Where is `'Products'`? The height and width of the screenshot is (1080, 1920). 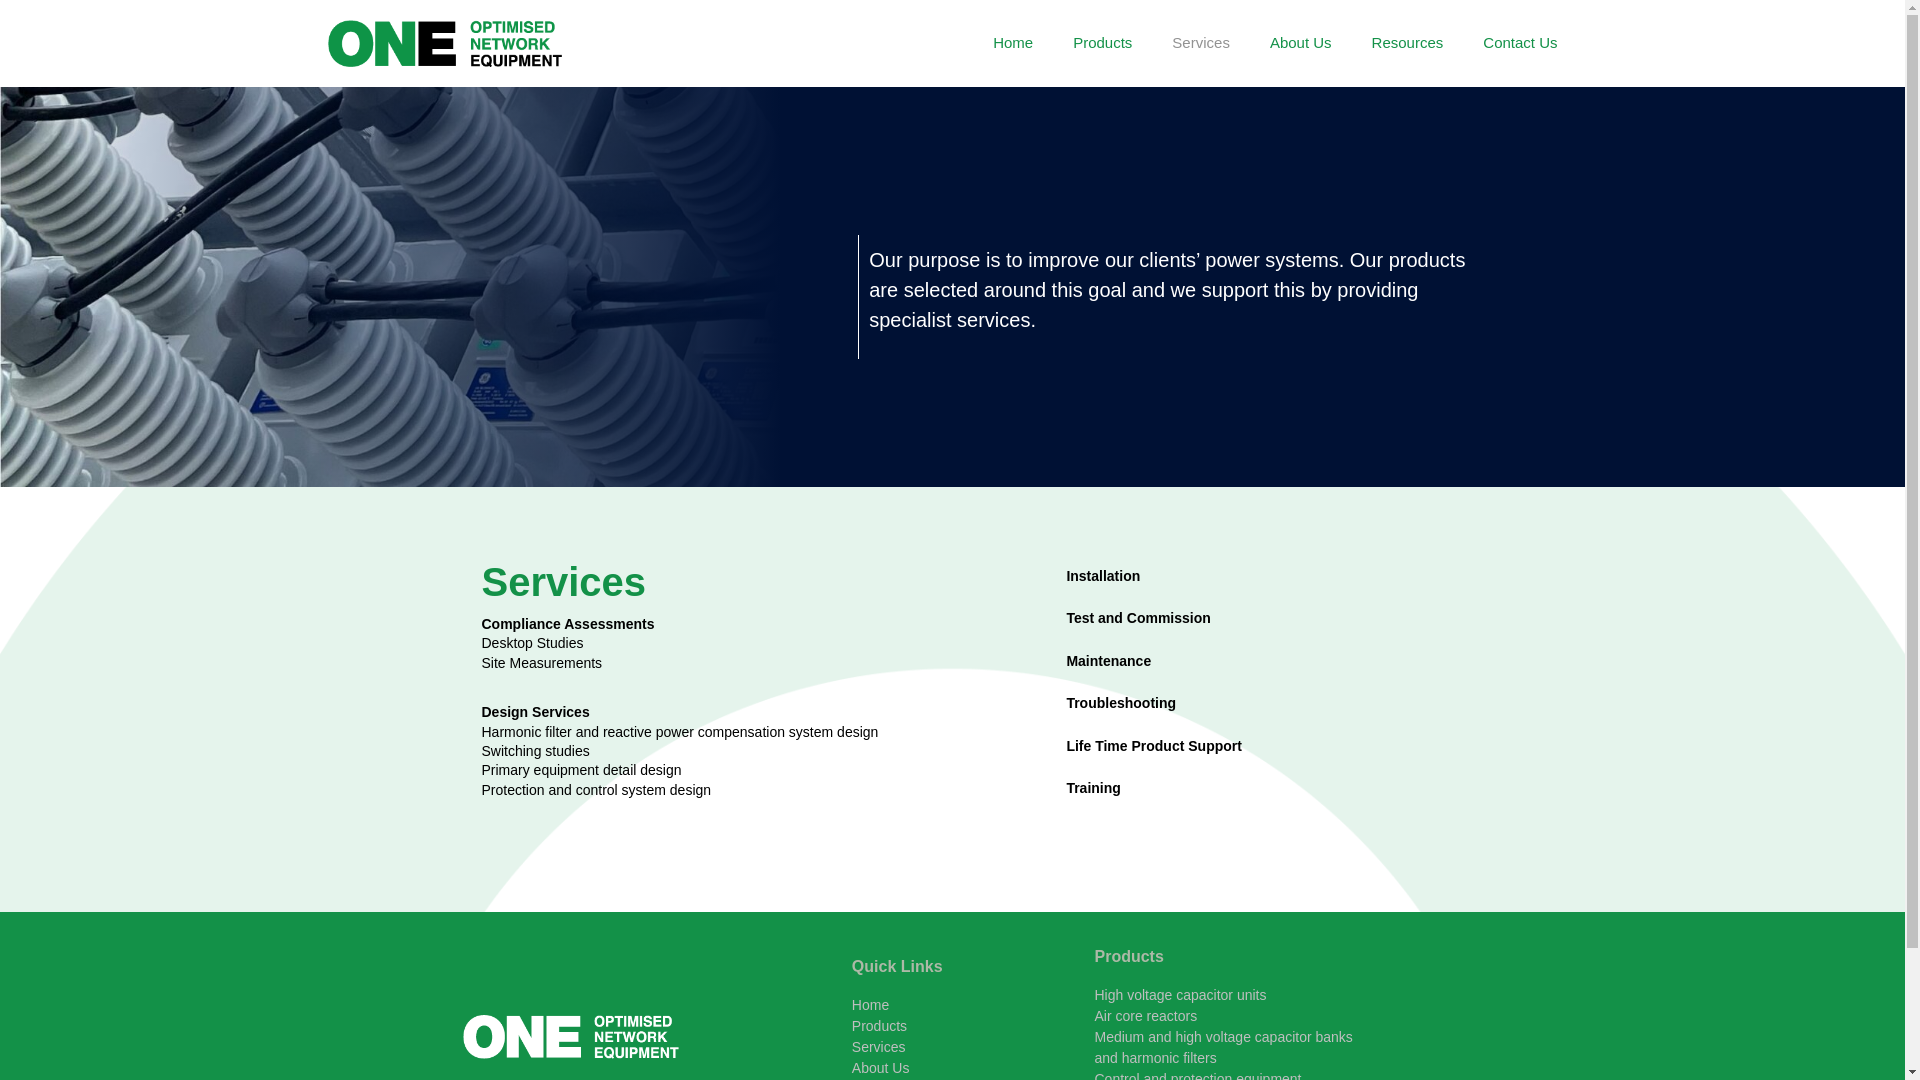
'Products' is located at coordinates (879, 1026).